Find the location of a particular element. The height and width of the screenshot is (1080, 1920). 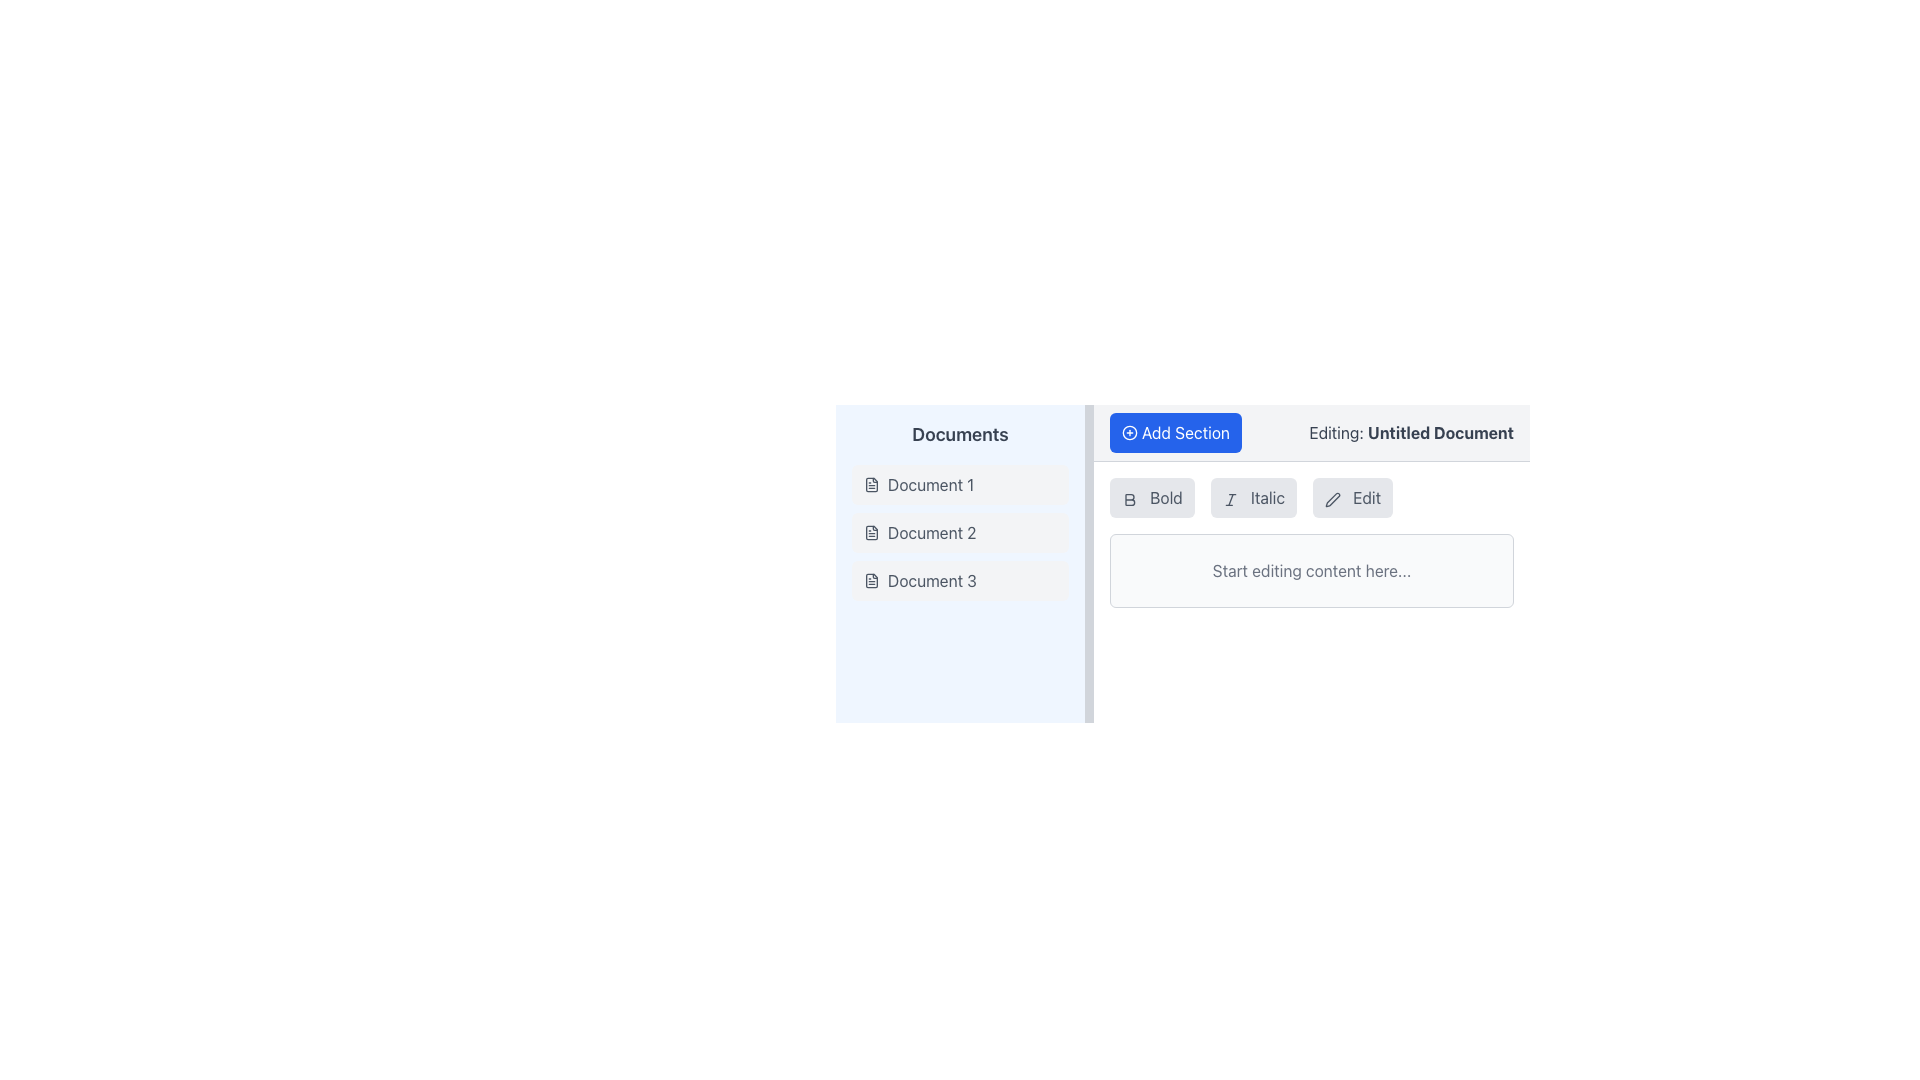

the small document icon located to the left of the 'Document 1' label, which features a file outline with a fold and text lines inside is located at coordinates (872, 485).